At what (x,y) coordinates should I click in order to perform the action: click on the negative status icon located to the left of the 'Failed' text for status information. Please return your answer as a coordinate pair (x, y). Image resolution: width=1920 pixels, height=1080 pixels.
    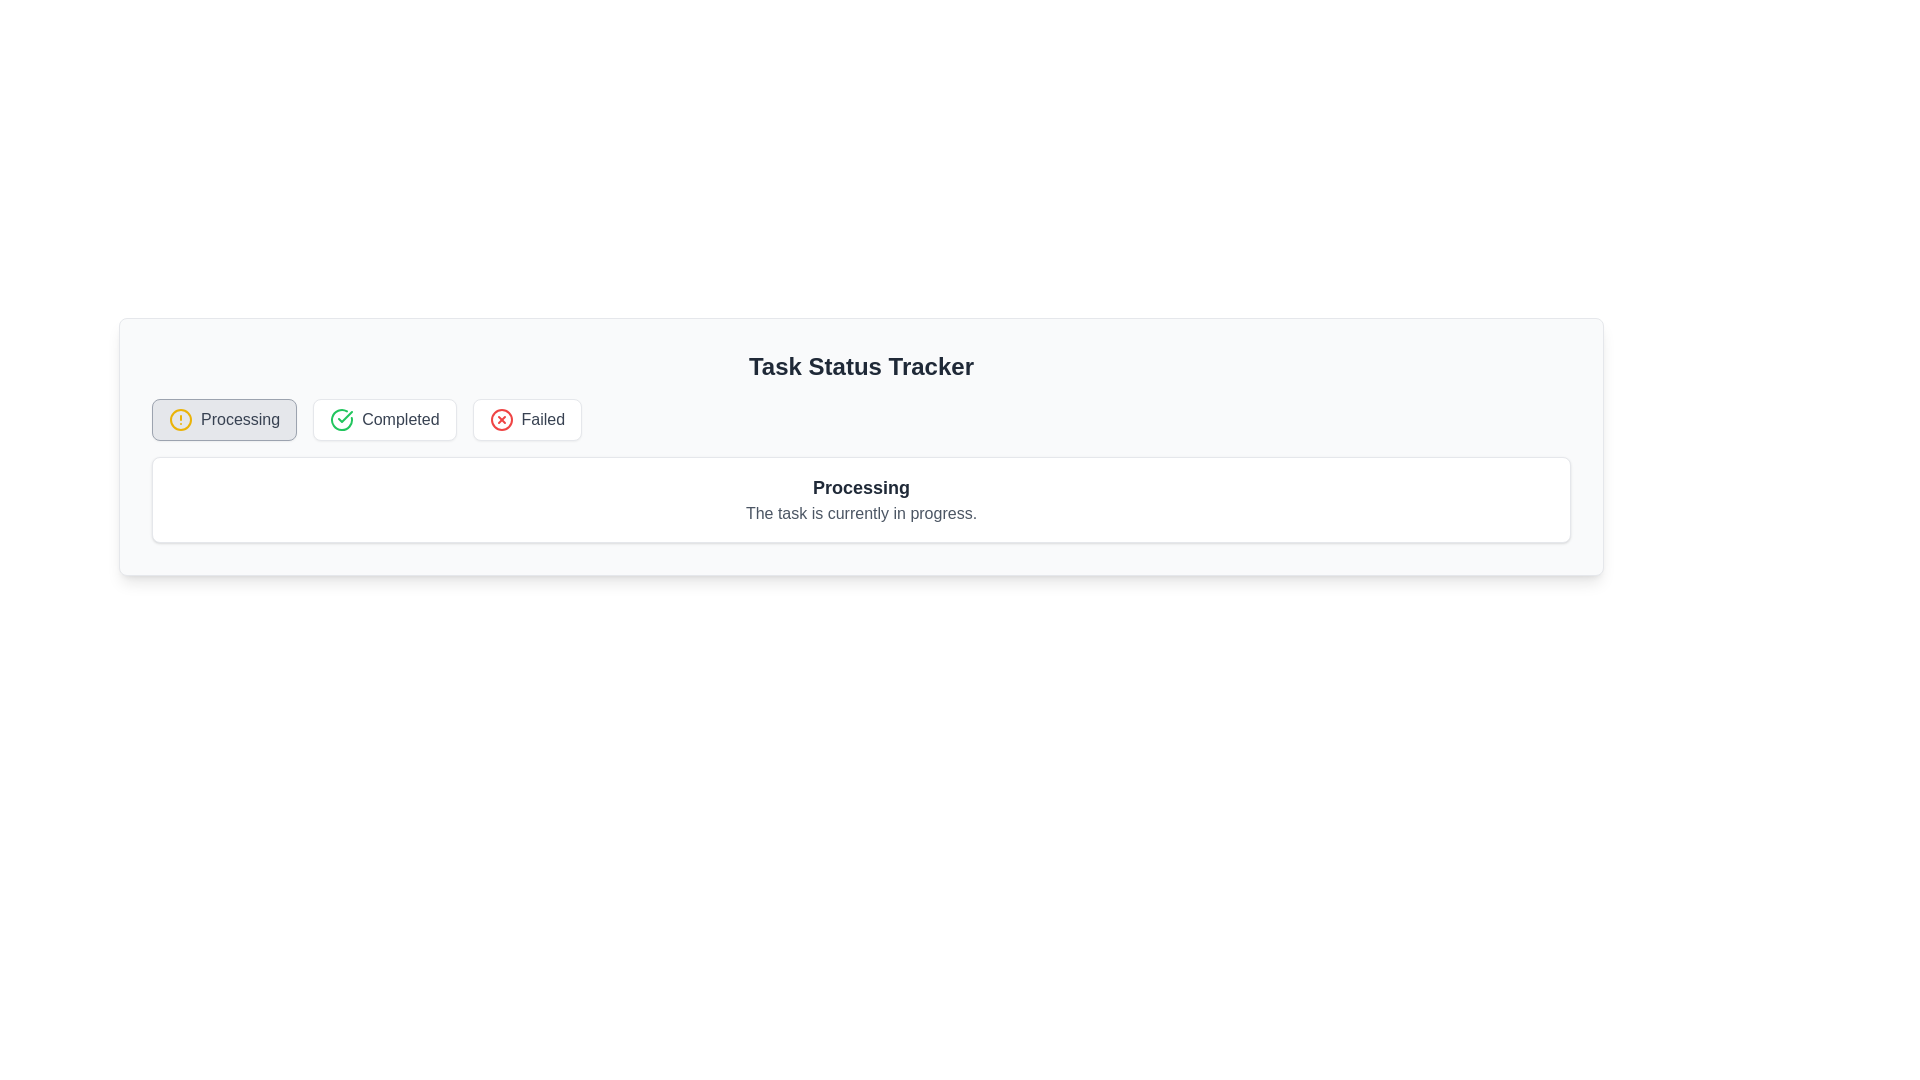
    Looking at the image, I should click on (501, 419).